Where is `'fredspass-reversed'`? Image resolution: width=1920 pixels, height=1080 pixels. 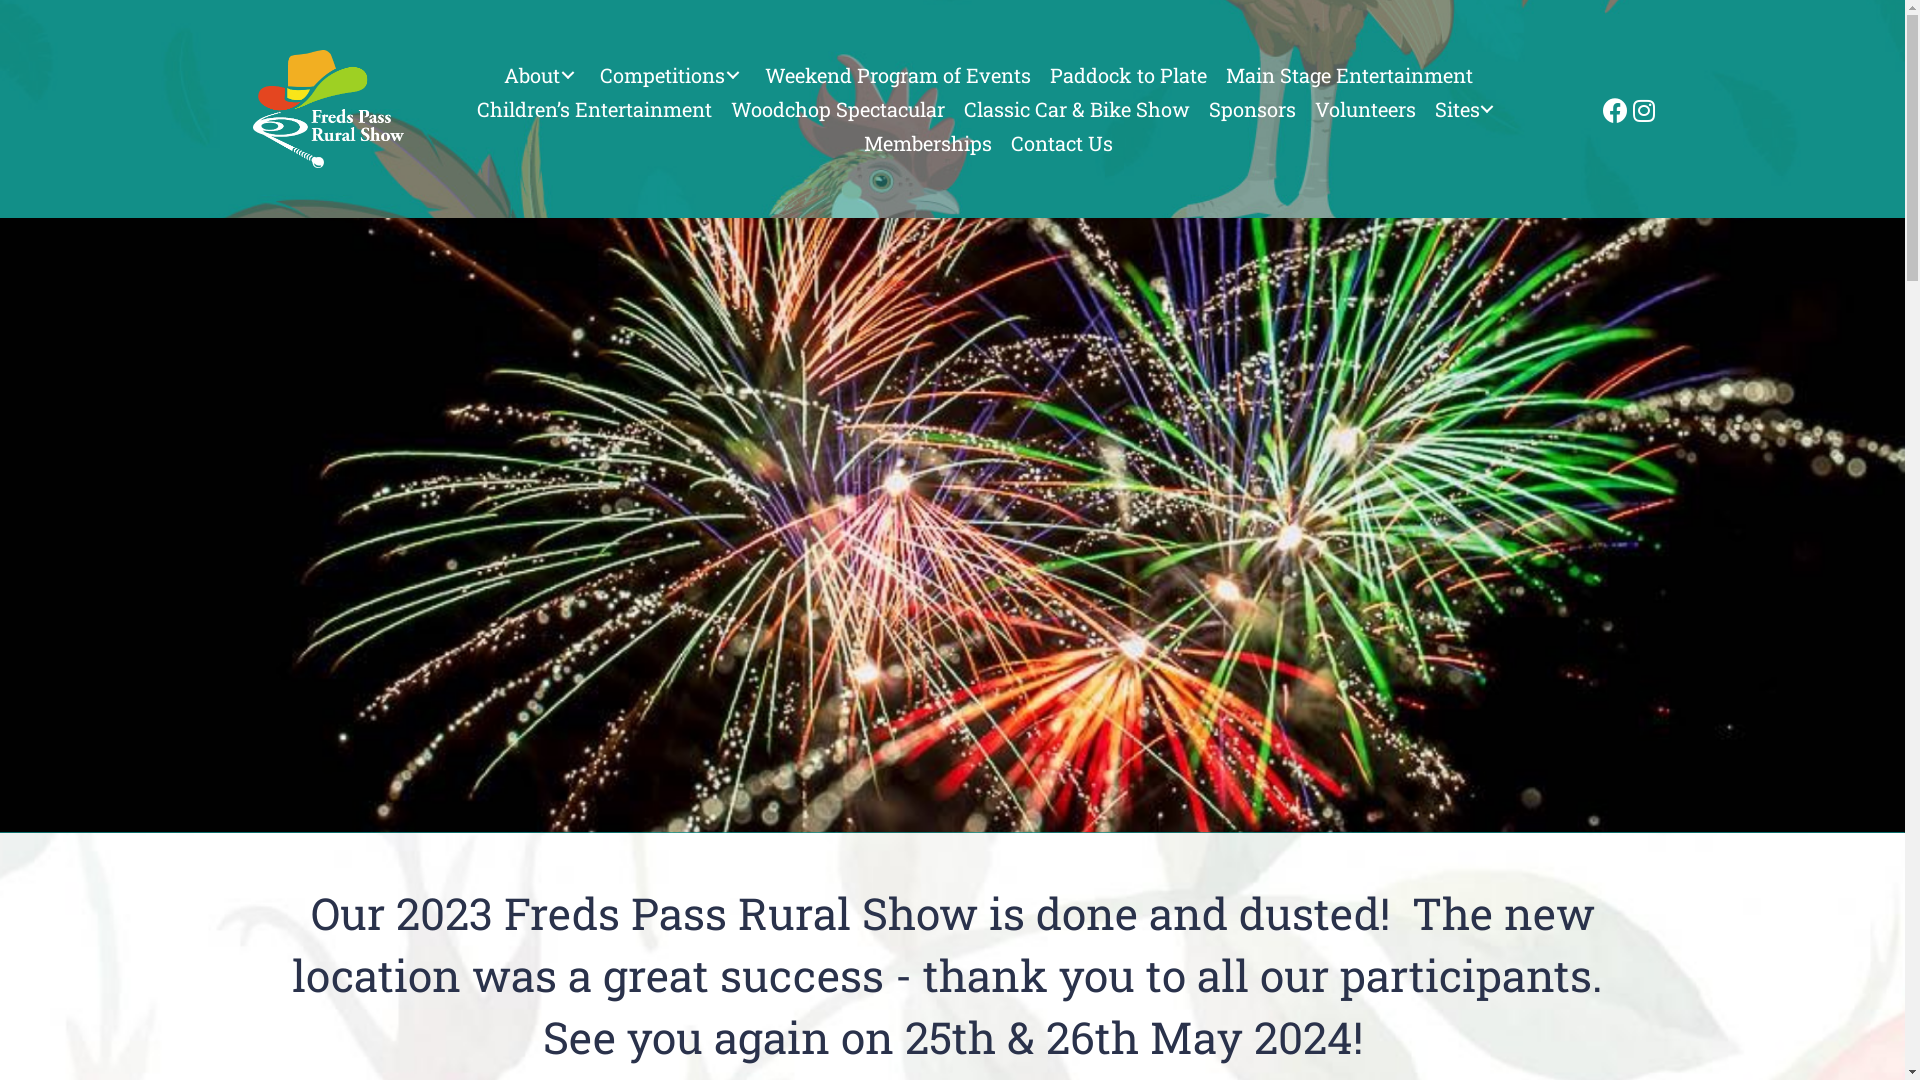 'fredspass-reversed' is located at coordinates (327, 108).